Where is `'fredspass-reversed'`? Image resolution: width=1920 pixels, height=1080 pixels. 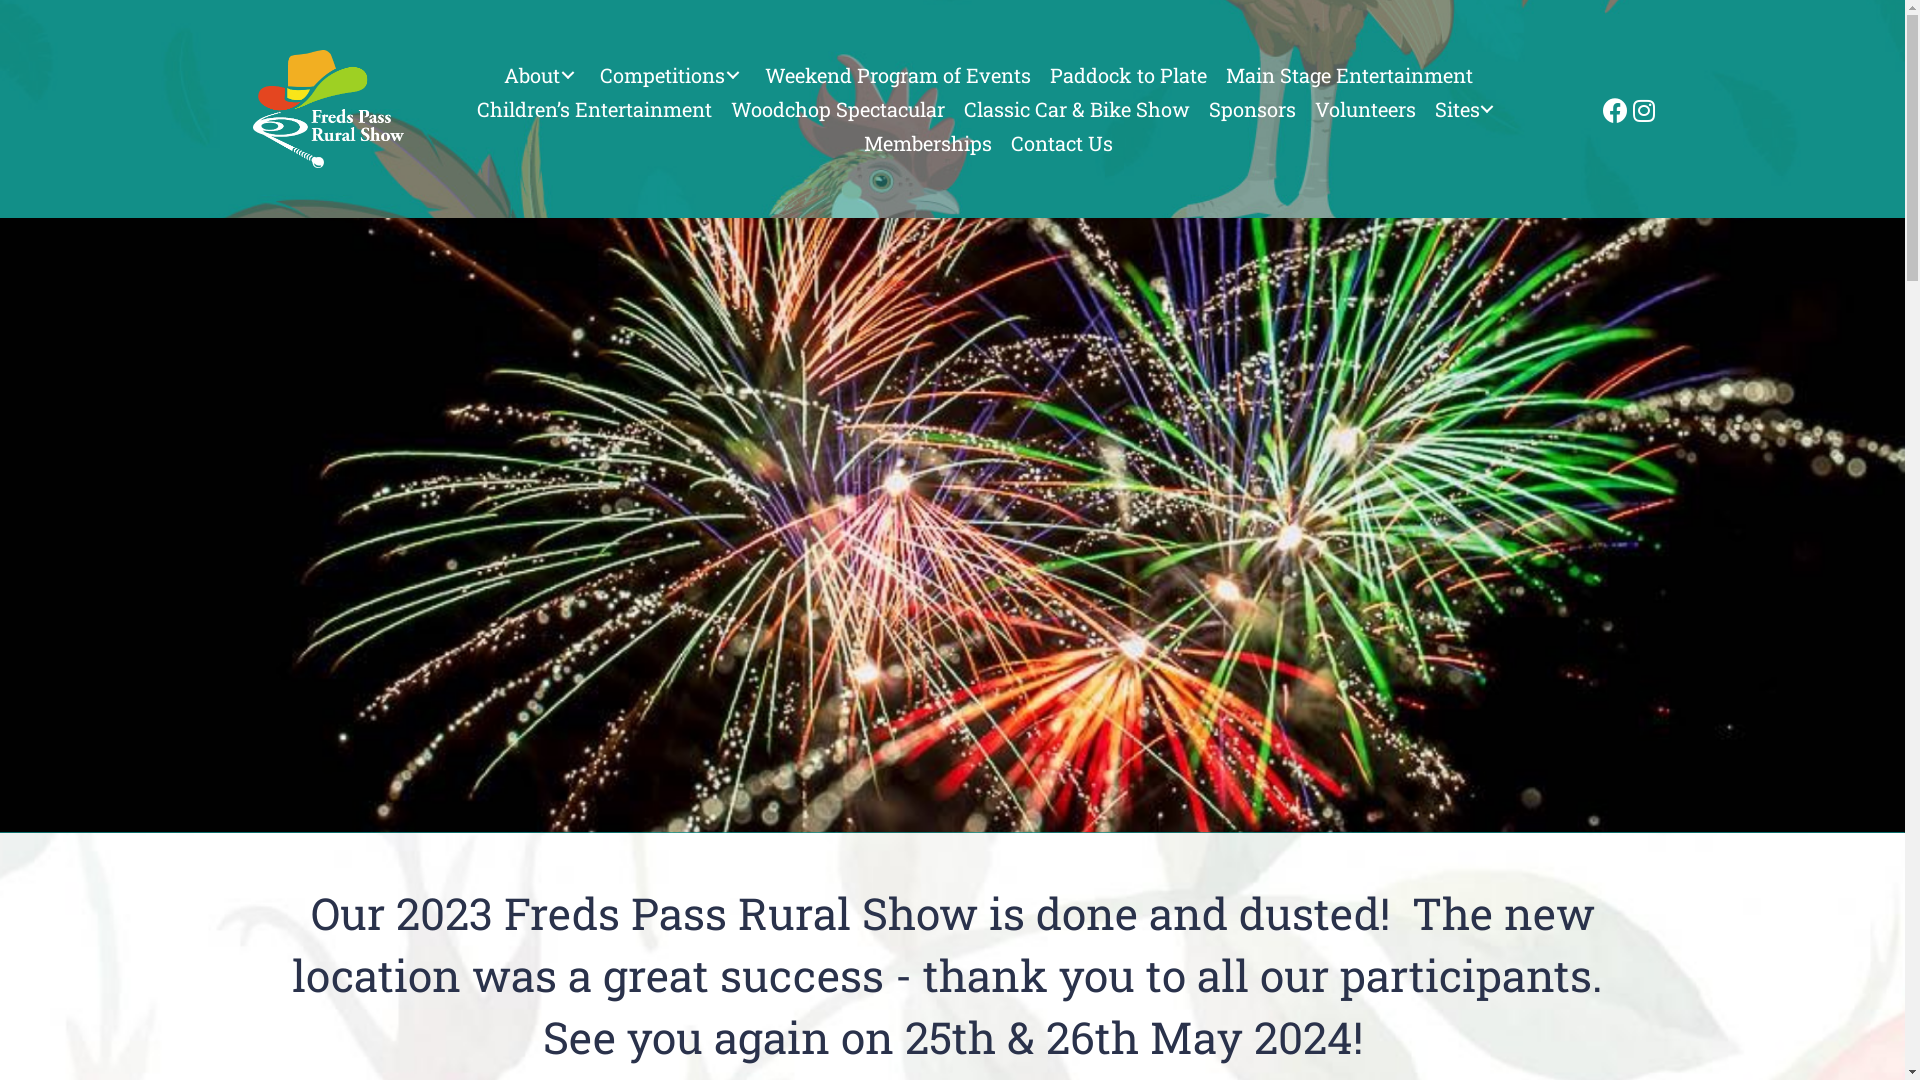 'fredspass-reversed' is located at coordinates (327, 108).